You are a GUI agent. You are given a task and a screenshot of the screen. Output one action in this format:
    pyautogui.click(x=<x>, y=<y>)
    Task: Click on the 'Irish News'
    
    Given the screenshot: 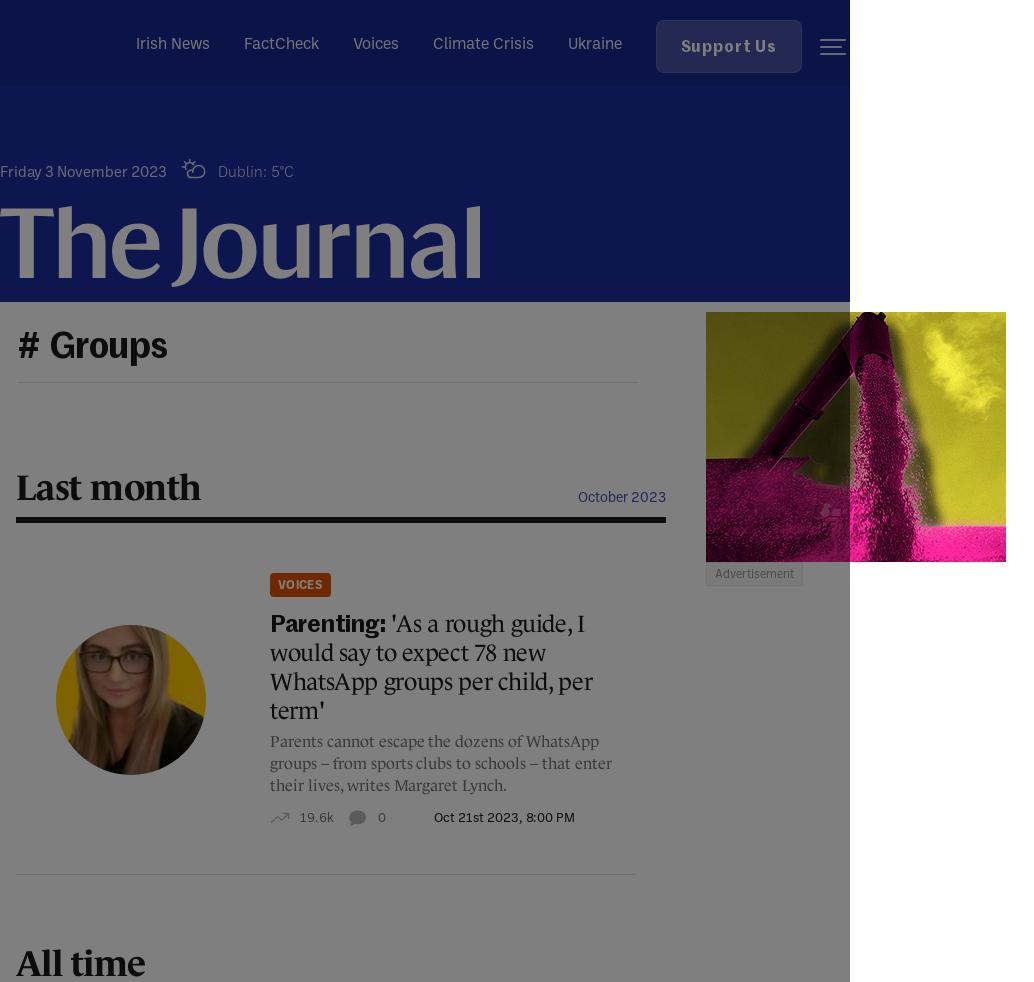 What is the action you would take?
    pyautogui.click(x=135, y=41)
    